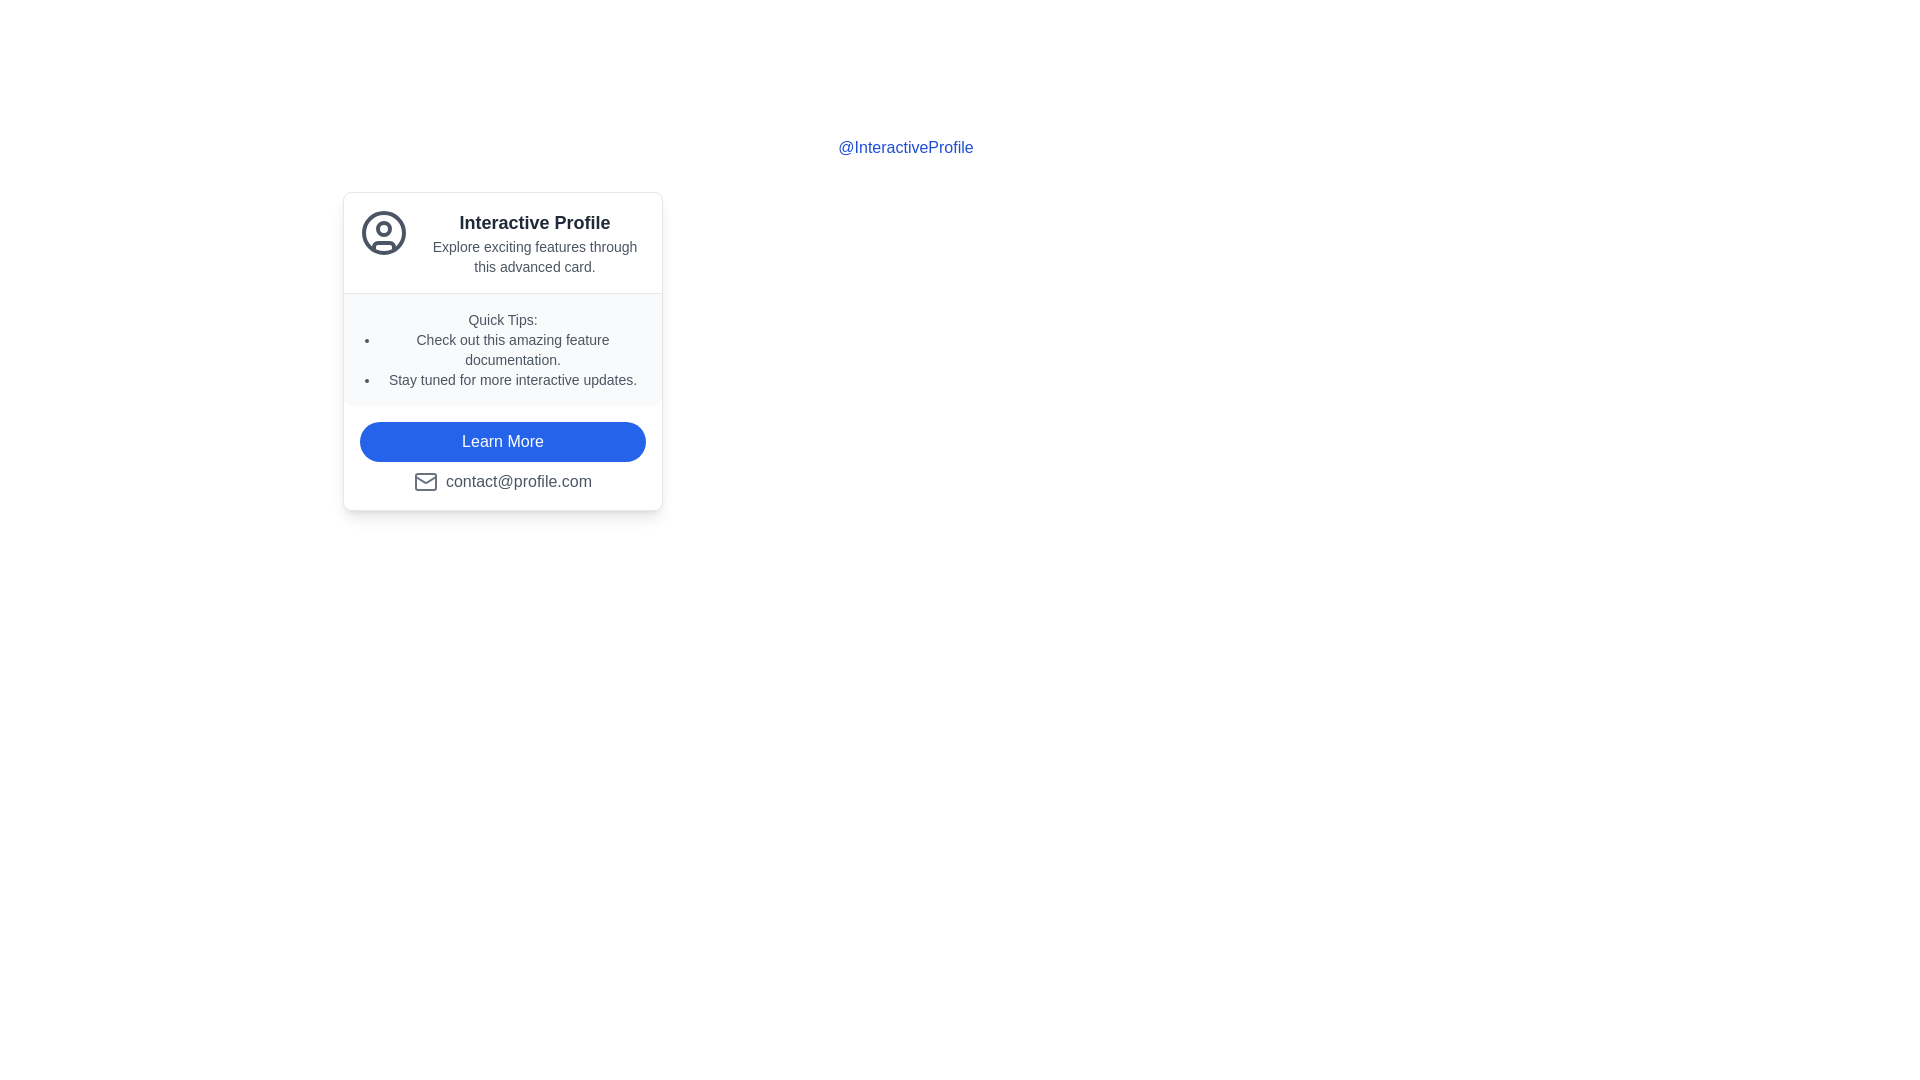 The height and width of the screenshot is (1080, 1920). What do you see at coordinates (513, 358) in the screenshot?
I see `the first and only bulleted list located directly beneath the 'Quick Tips:' label` at bounding box center [513, 358].